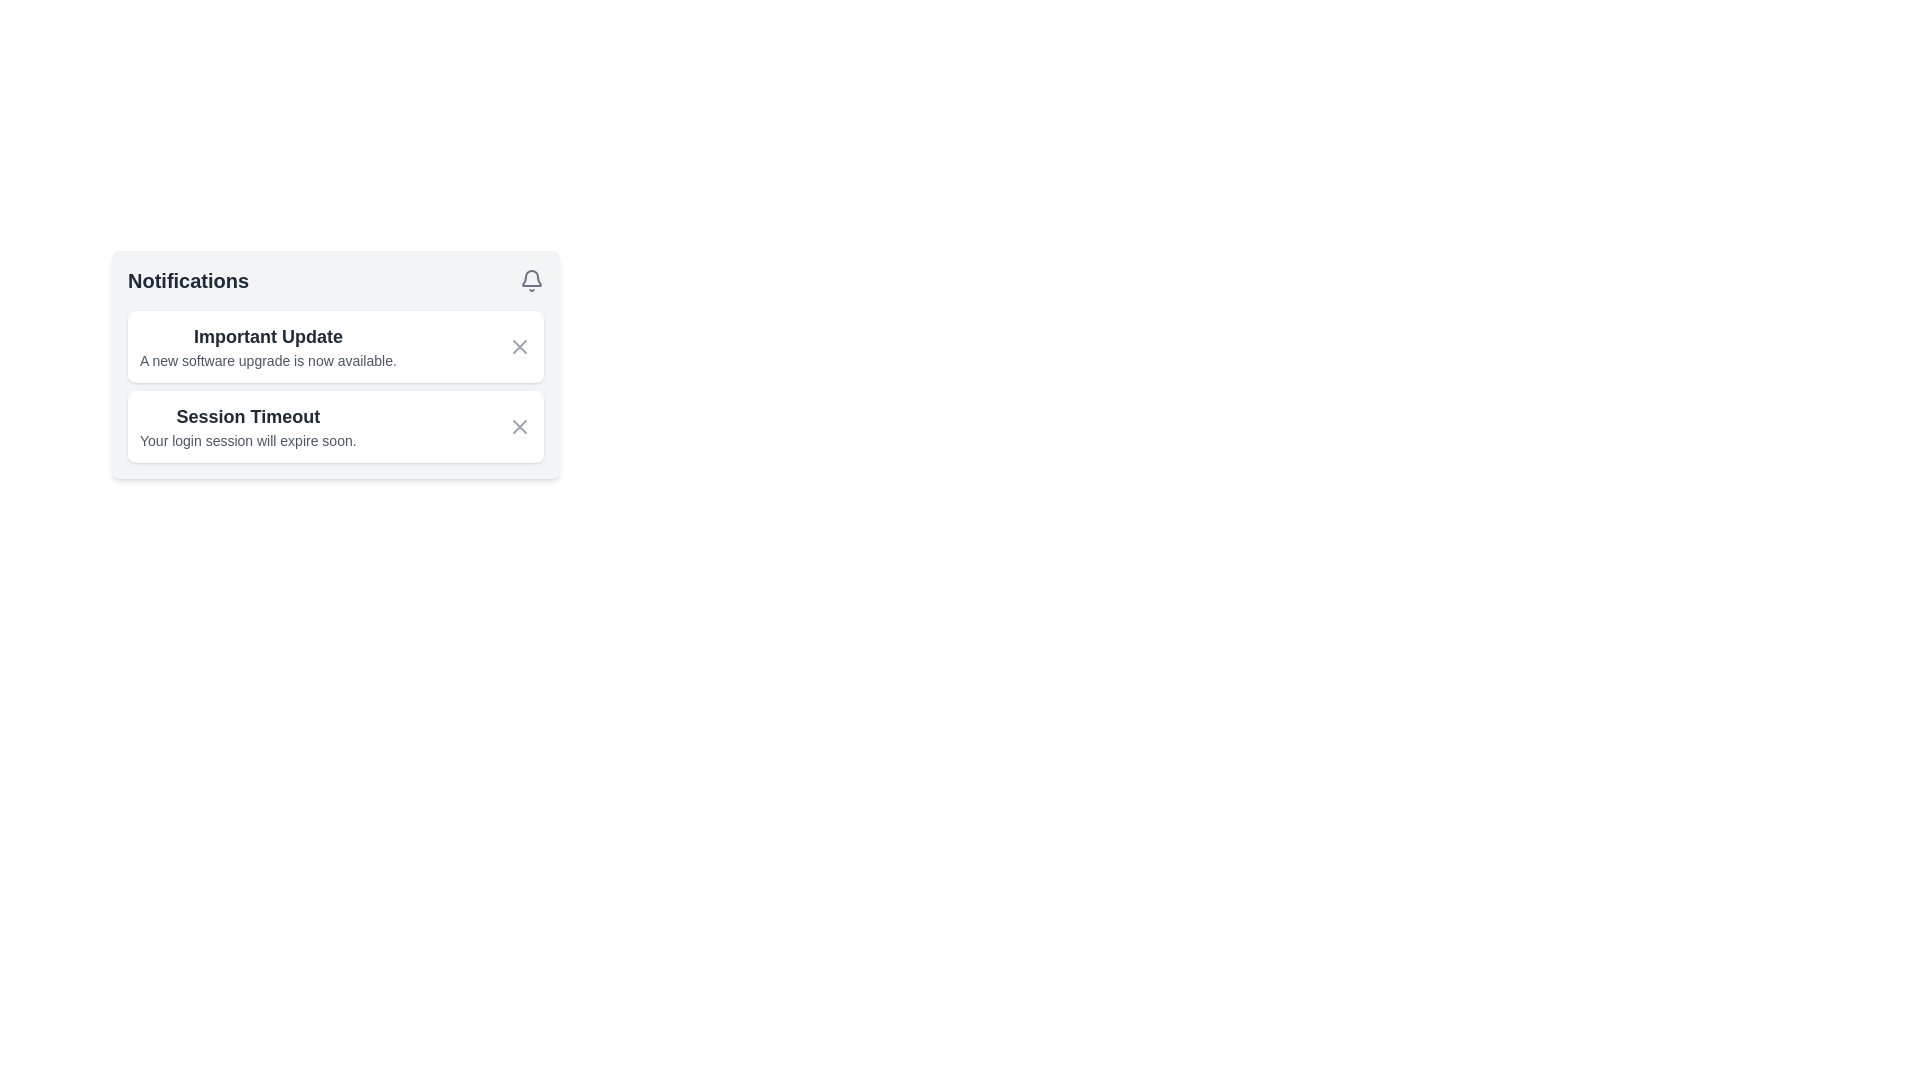 The height and width of the screenshot is (1080, 1920). Describe the element at coordinates (519, 346) in the screenshot. I see `the close button located at the top-right corner of the 'Important Update' notification in the notifications card using keyboard navigation` at that location.